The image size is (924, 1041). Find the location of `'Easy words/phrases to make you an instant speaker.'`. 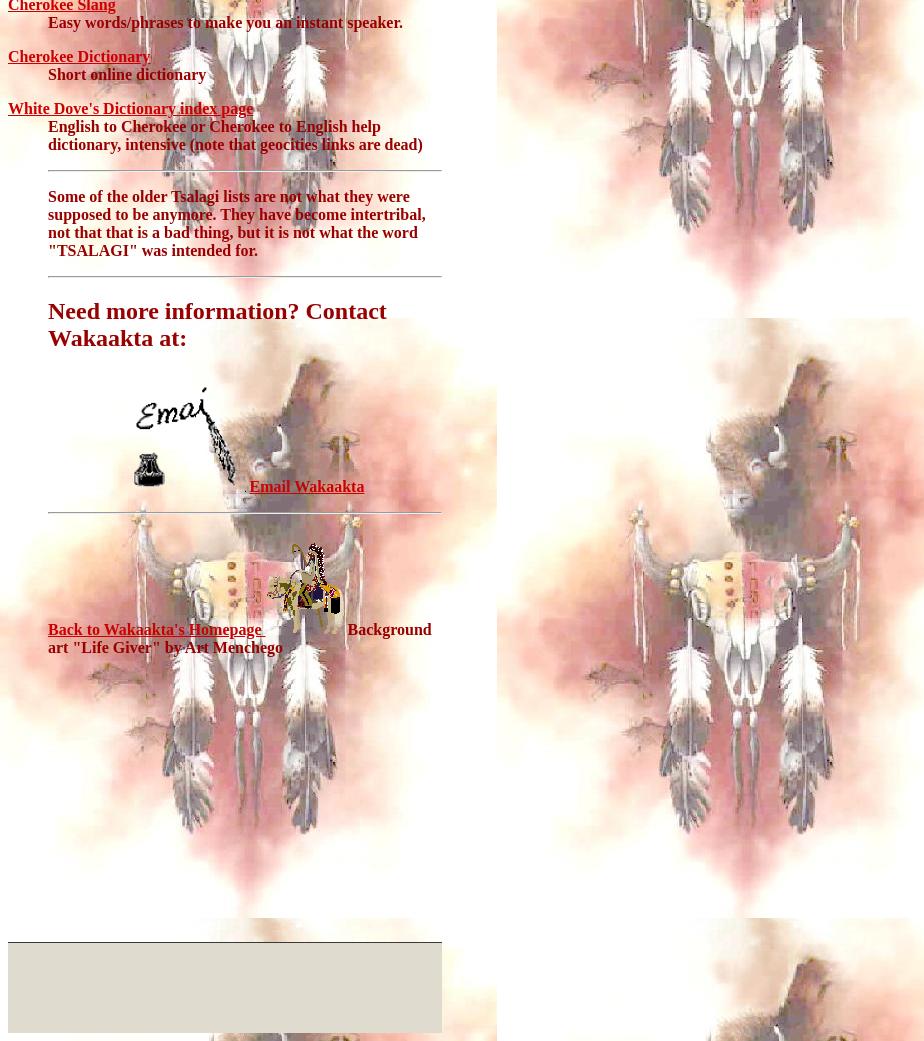

'Easy words/phrases to make you an instant speaker.' is located at coordinates (225, 21).